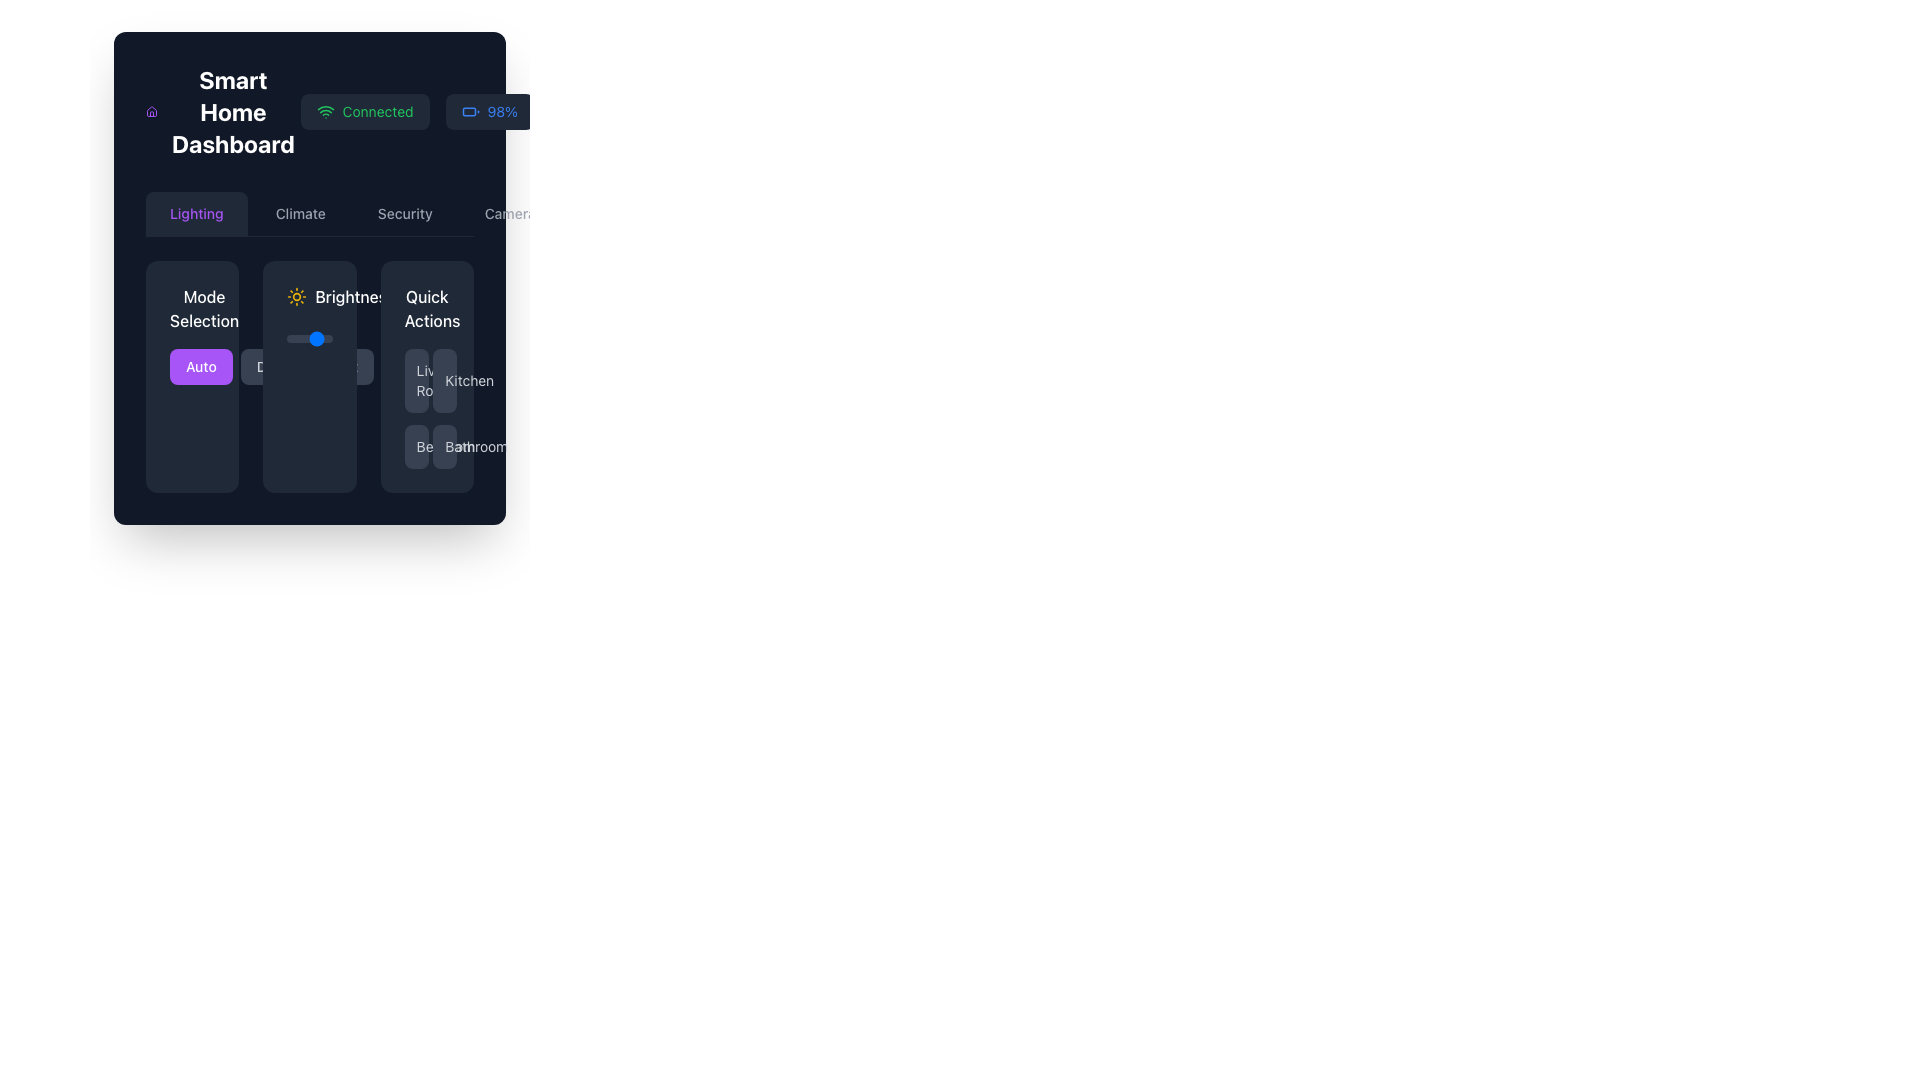  I want to click on the text label displaying the current brightness level of '75%' located to the right of the 'Brightness' label and above the 'Quick Actions' section in the UI, so click(408, 297).